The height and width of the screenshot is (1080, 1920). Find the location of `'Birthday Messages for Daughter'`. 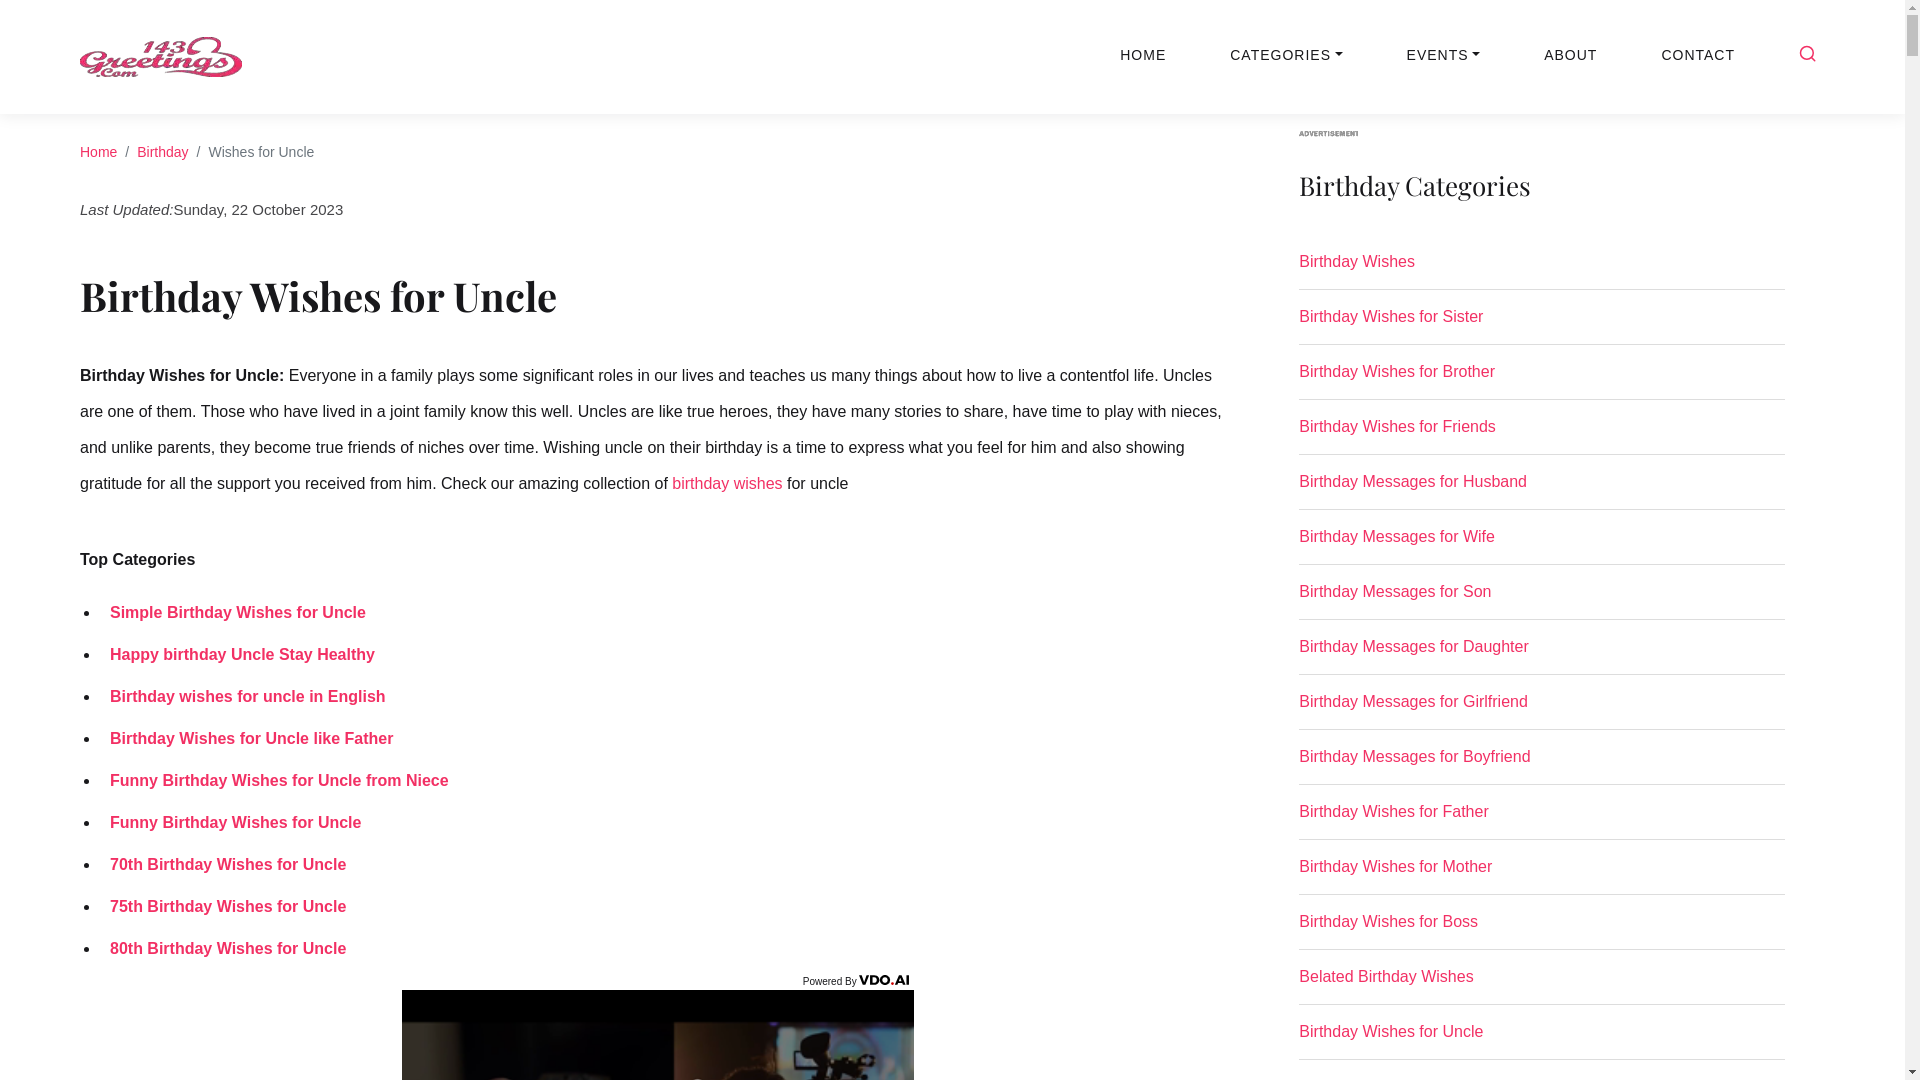

'Birthday Messages for Daughter' is located at coordinates (1540, 655).